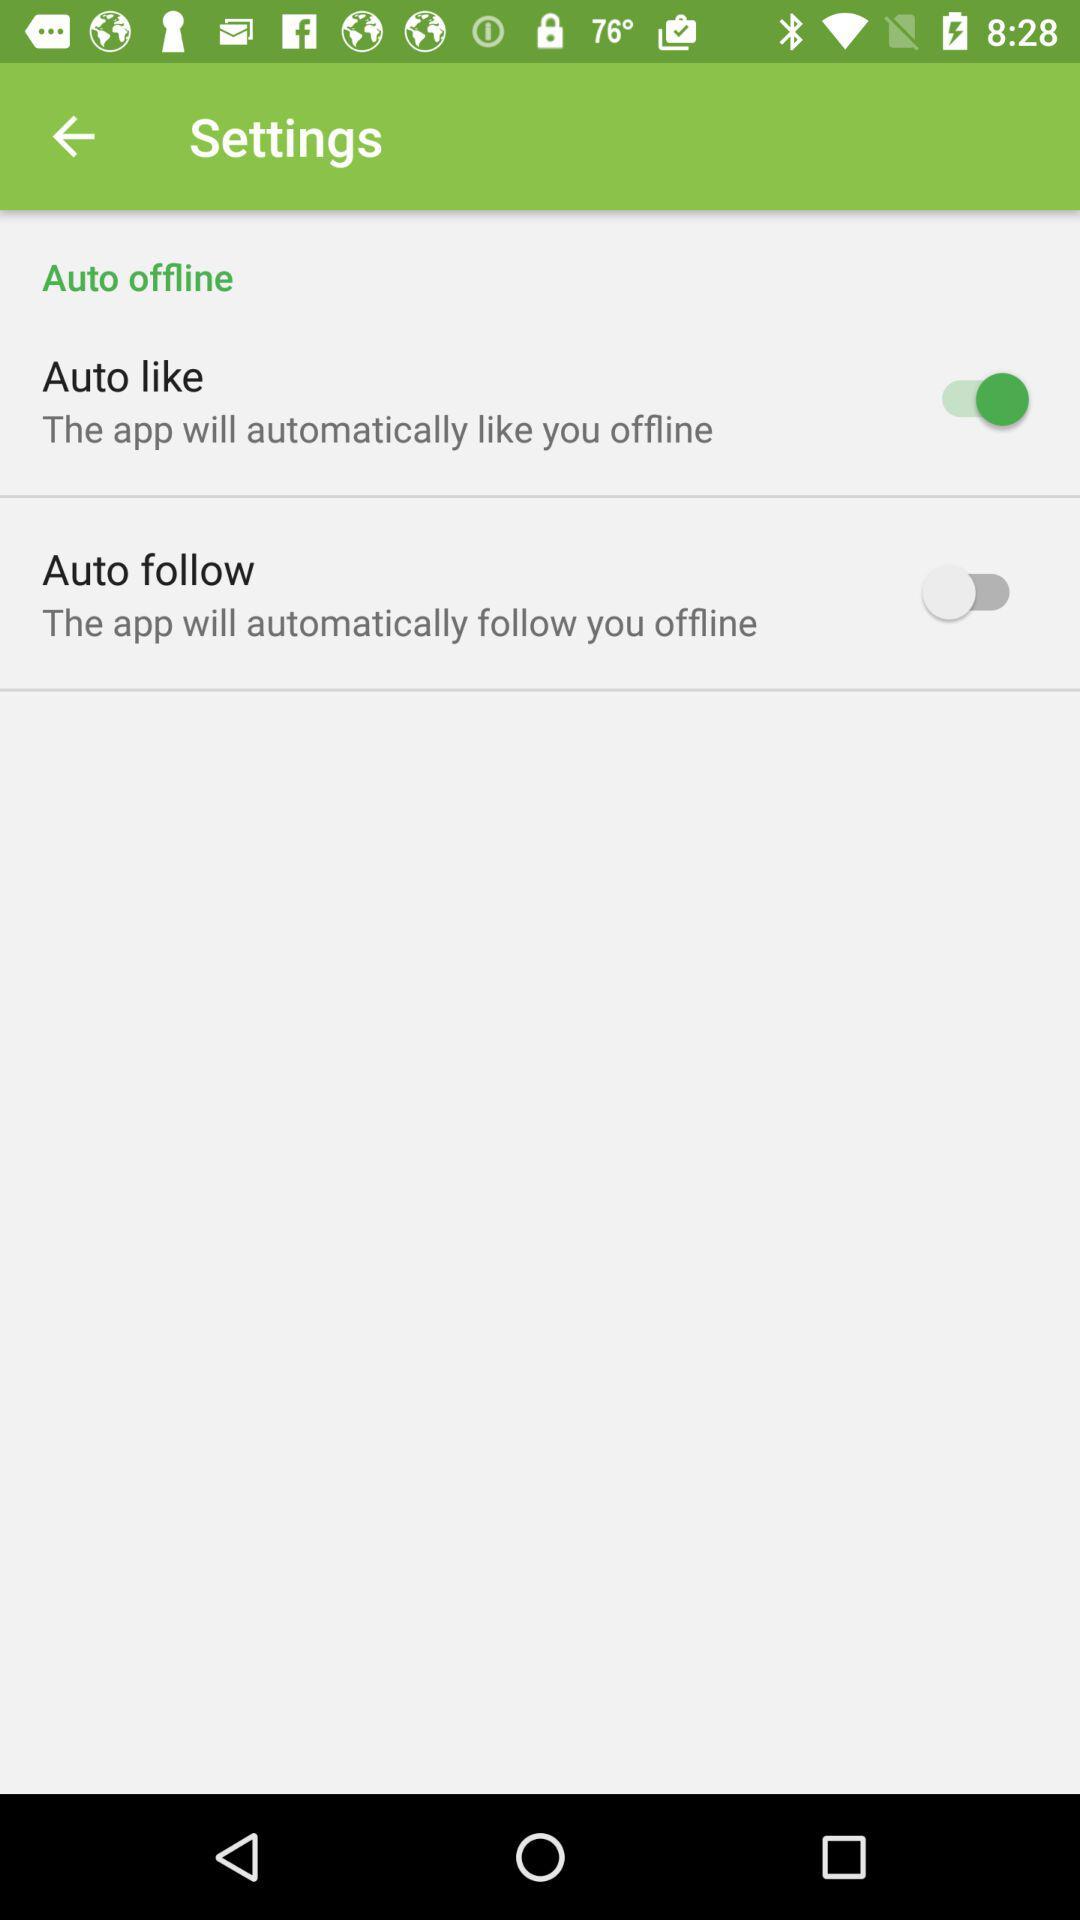 The width and height of the screenshot is (1080, 1920). What do you see at coordinates (540, 254) in the screenshot?
I see `icon above the auto like item` at bounding box center [540, 254].